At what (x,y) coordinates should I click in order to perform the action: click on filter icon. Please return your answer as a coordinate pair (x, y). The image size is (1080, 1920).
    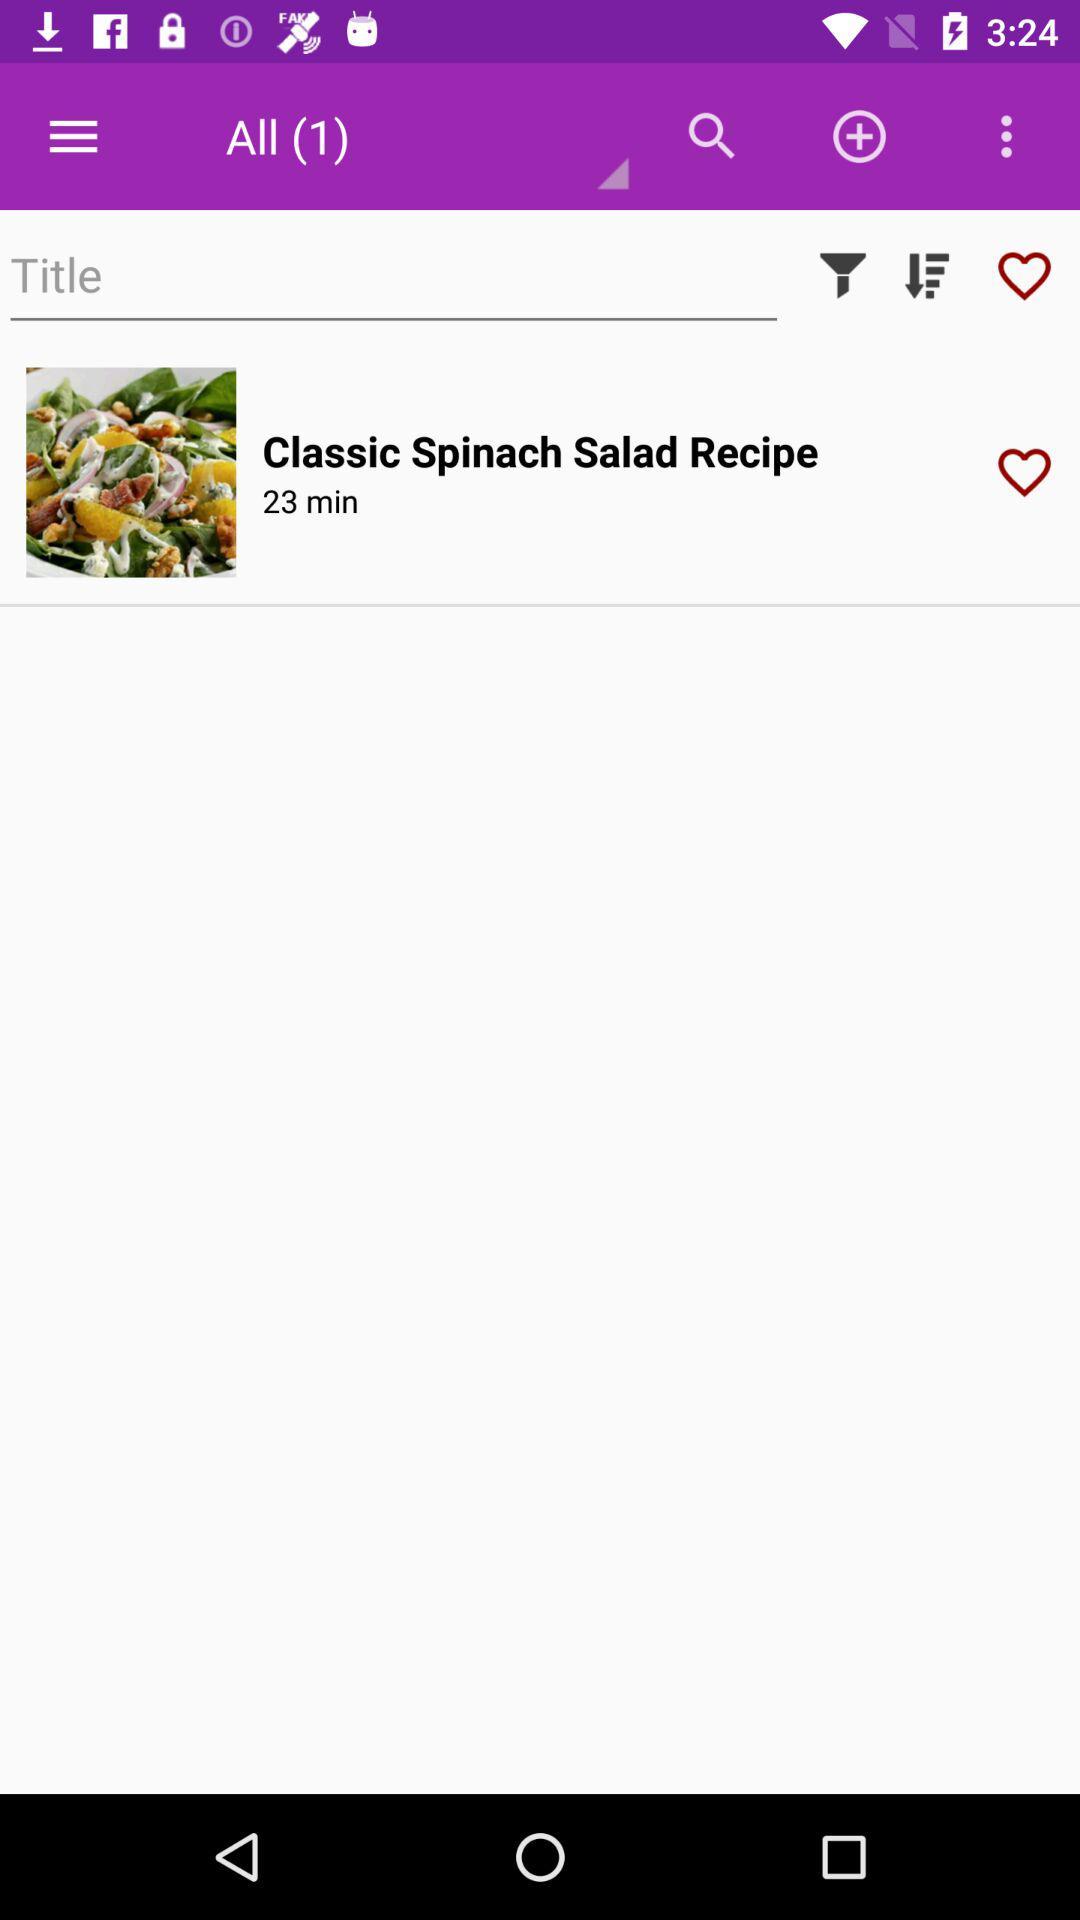
    Looking at the image, I should click on (843, 274).